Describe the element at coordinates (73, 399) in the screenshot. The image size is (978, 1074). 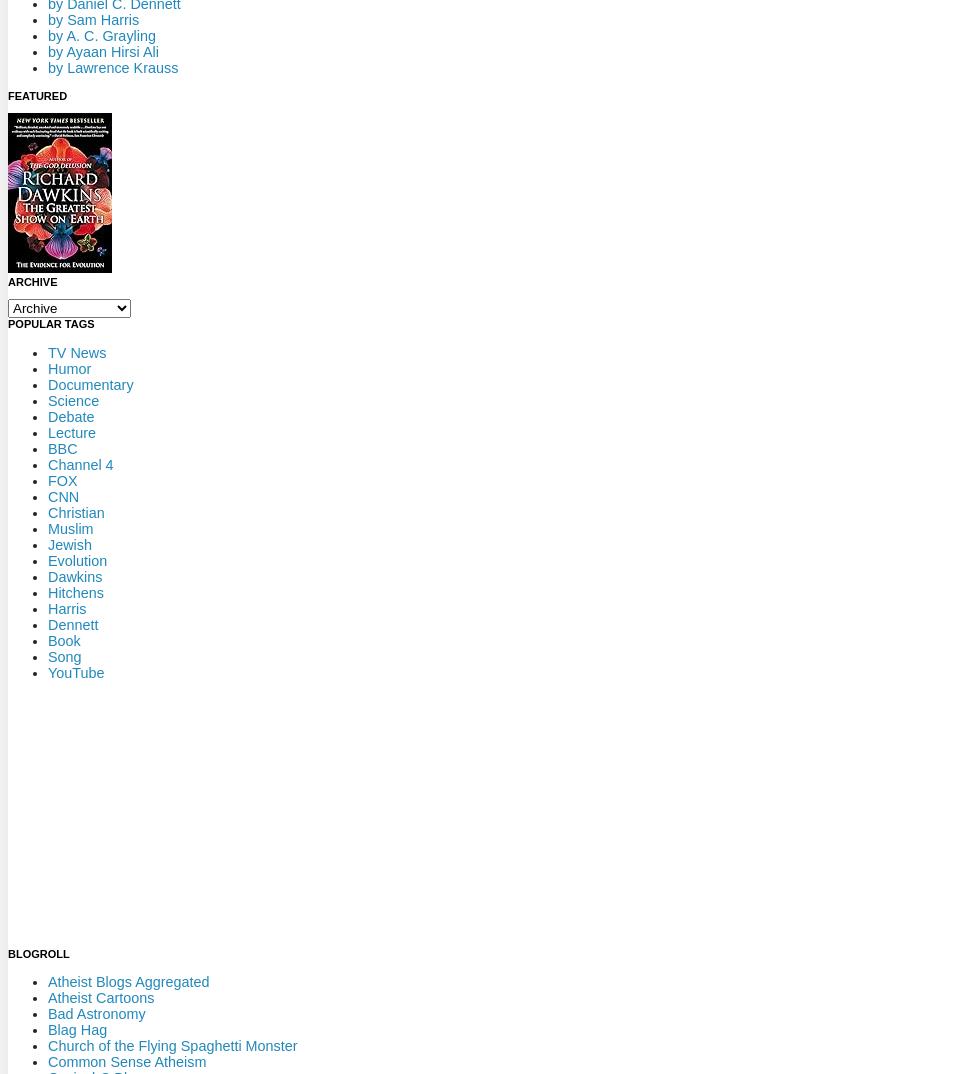
I see `'Science'` at that location.